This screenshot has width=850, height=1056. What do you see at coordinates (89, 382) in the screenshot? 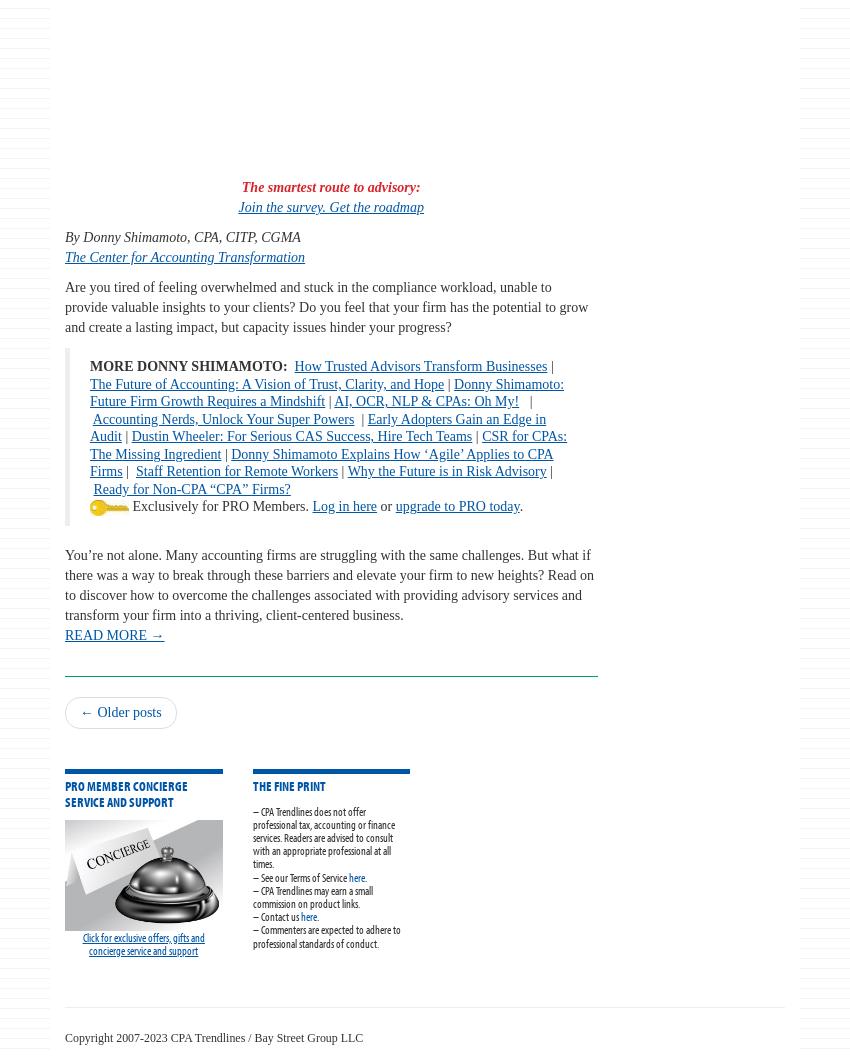
I see `'The Future of Accounting: A Vision of Trust, Clarity, and Hope'` at bounding box center [89, 382].